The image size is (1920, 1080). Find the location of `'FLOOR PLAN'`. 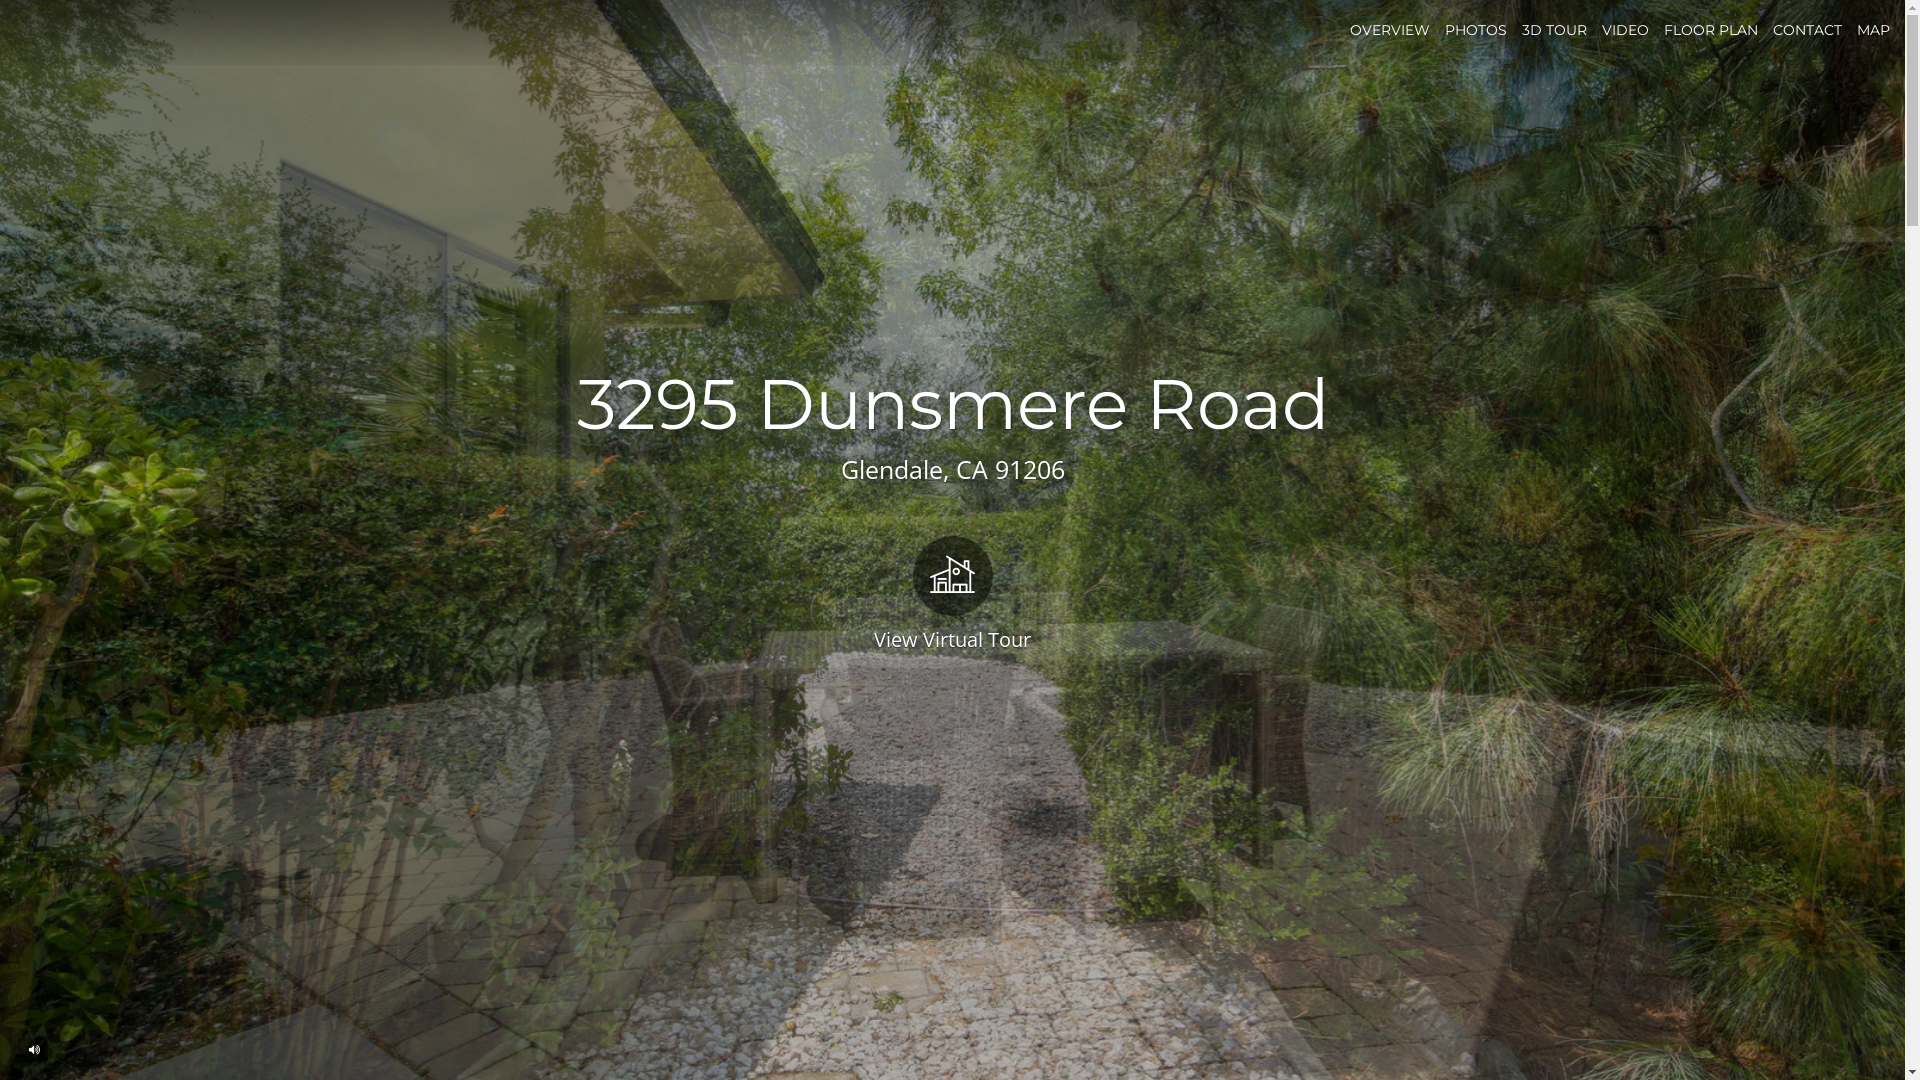

'FLOOR PLAN' is located at coordinates (1709, 30).